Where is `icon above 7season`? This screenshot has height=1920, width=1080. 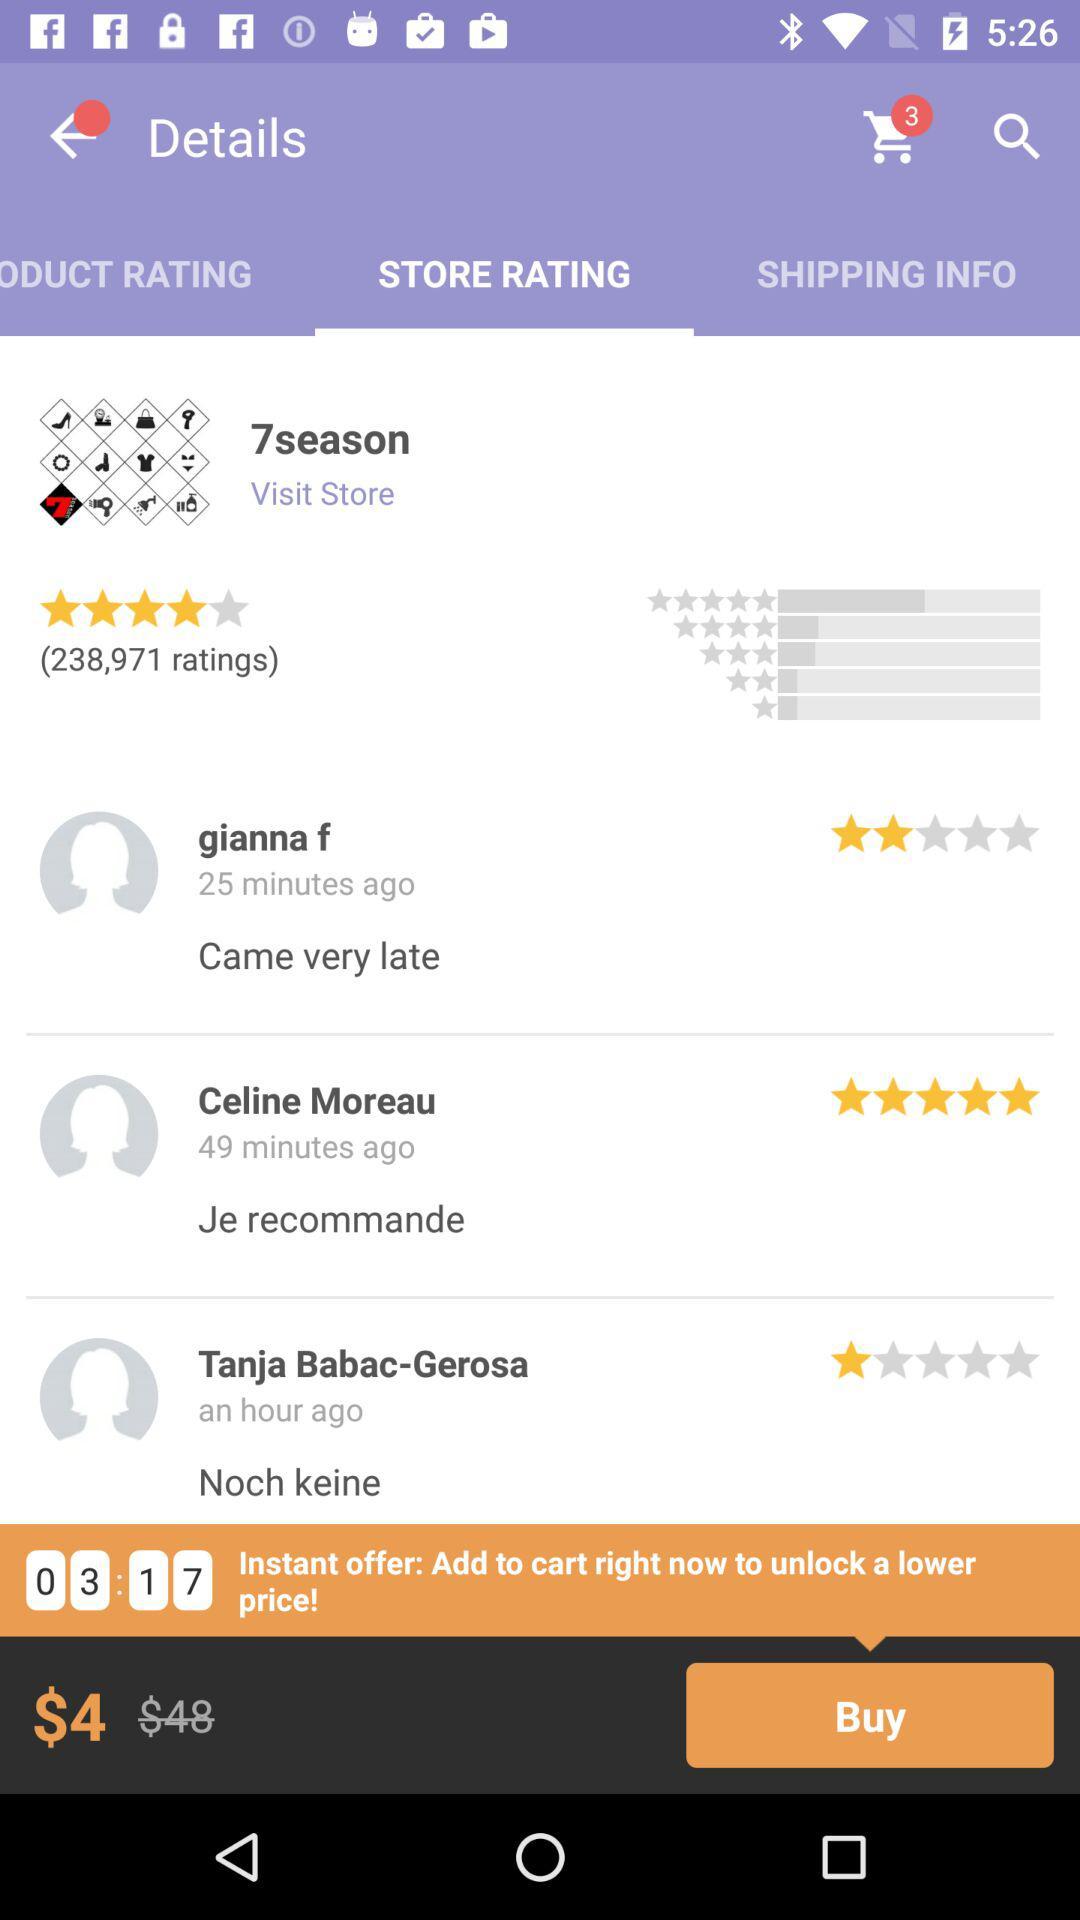
icon above 7season is located at coordinates (885, 272).